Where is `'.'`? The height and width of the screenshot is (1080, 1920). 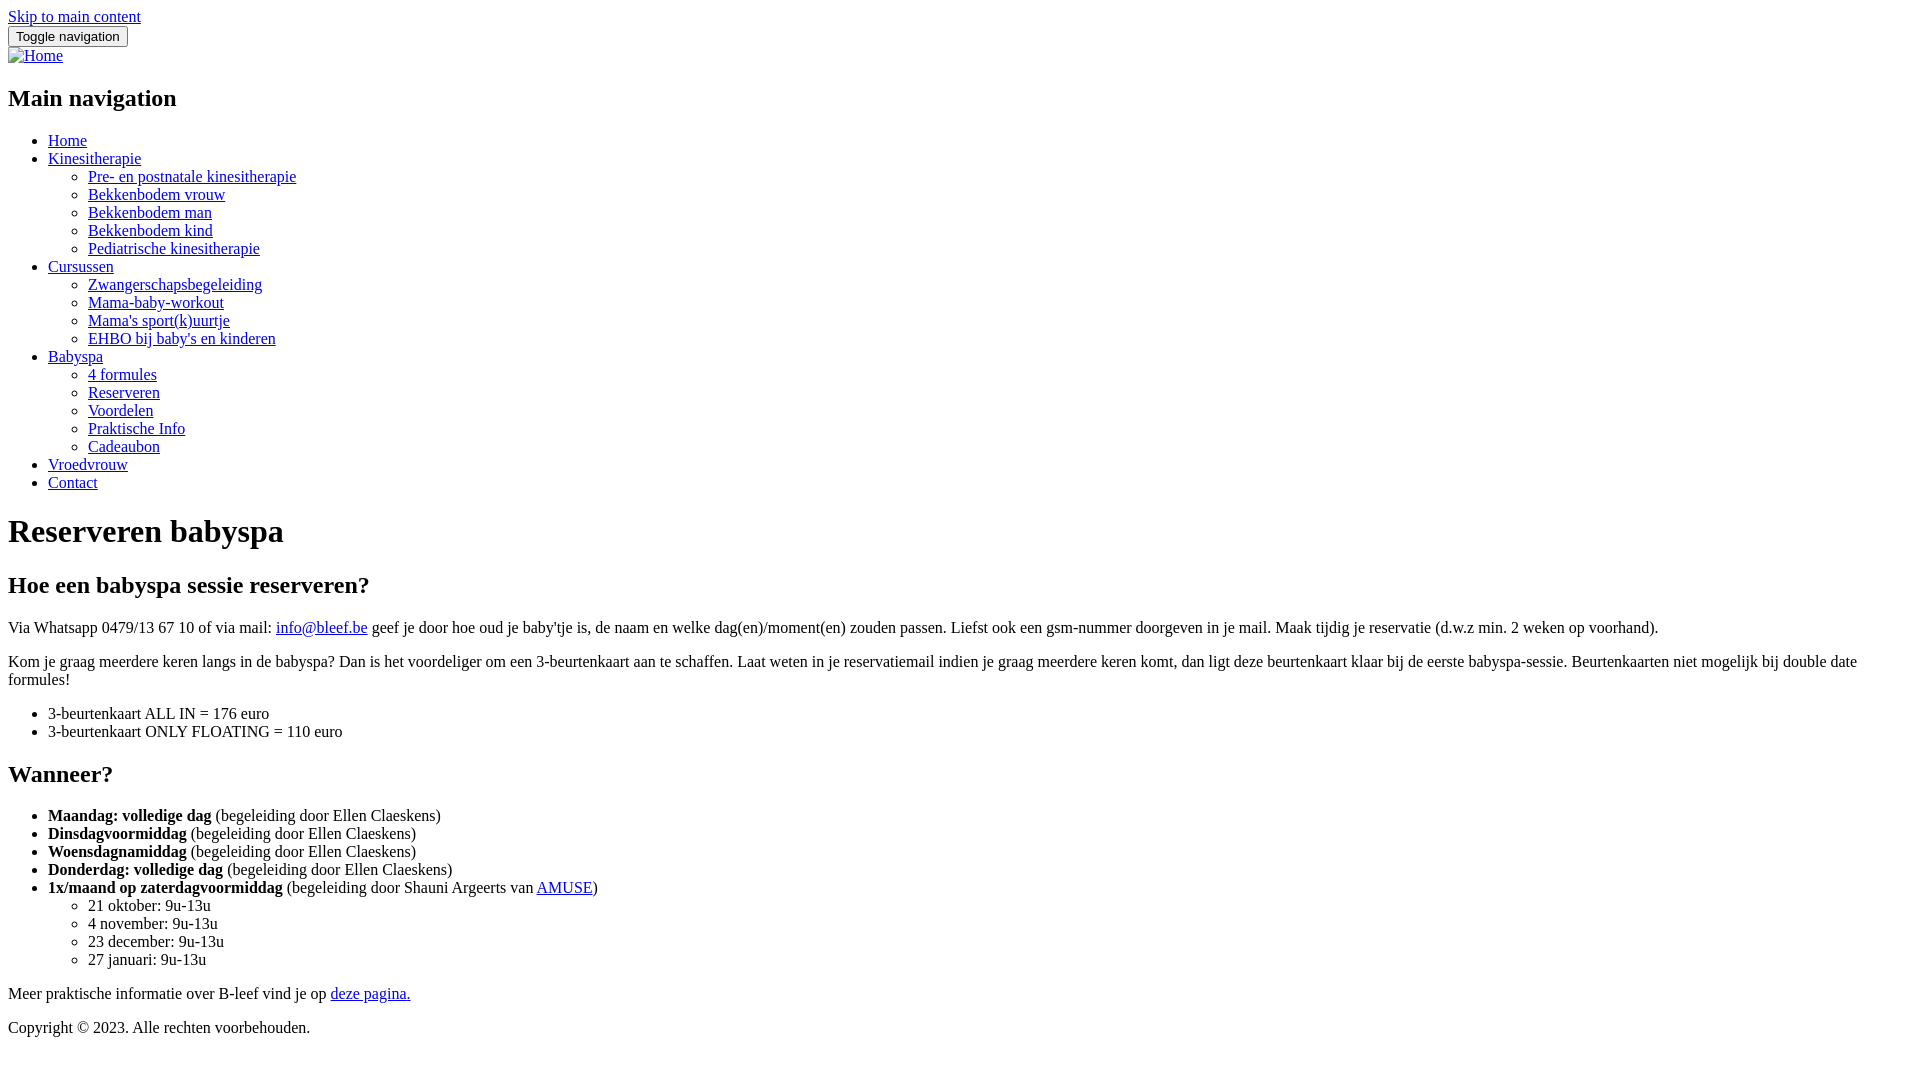 '.' is located at coordinates (407, 993).